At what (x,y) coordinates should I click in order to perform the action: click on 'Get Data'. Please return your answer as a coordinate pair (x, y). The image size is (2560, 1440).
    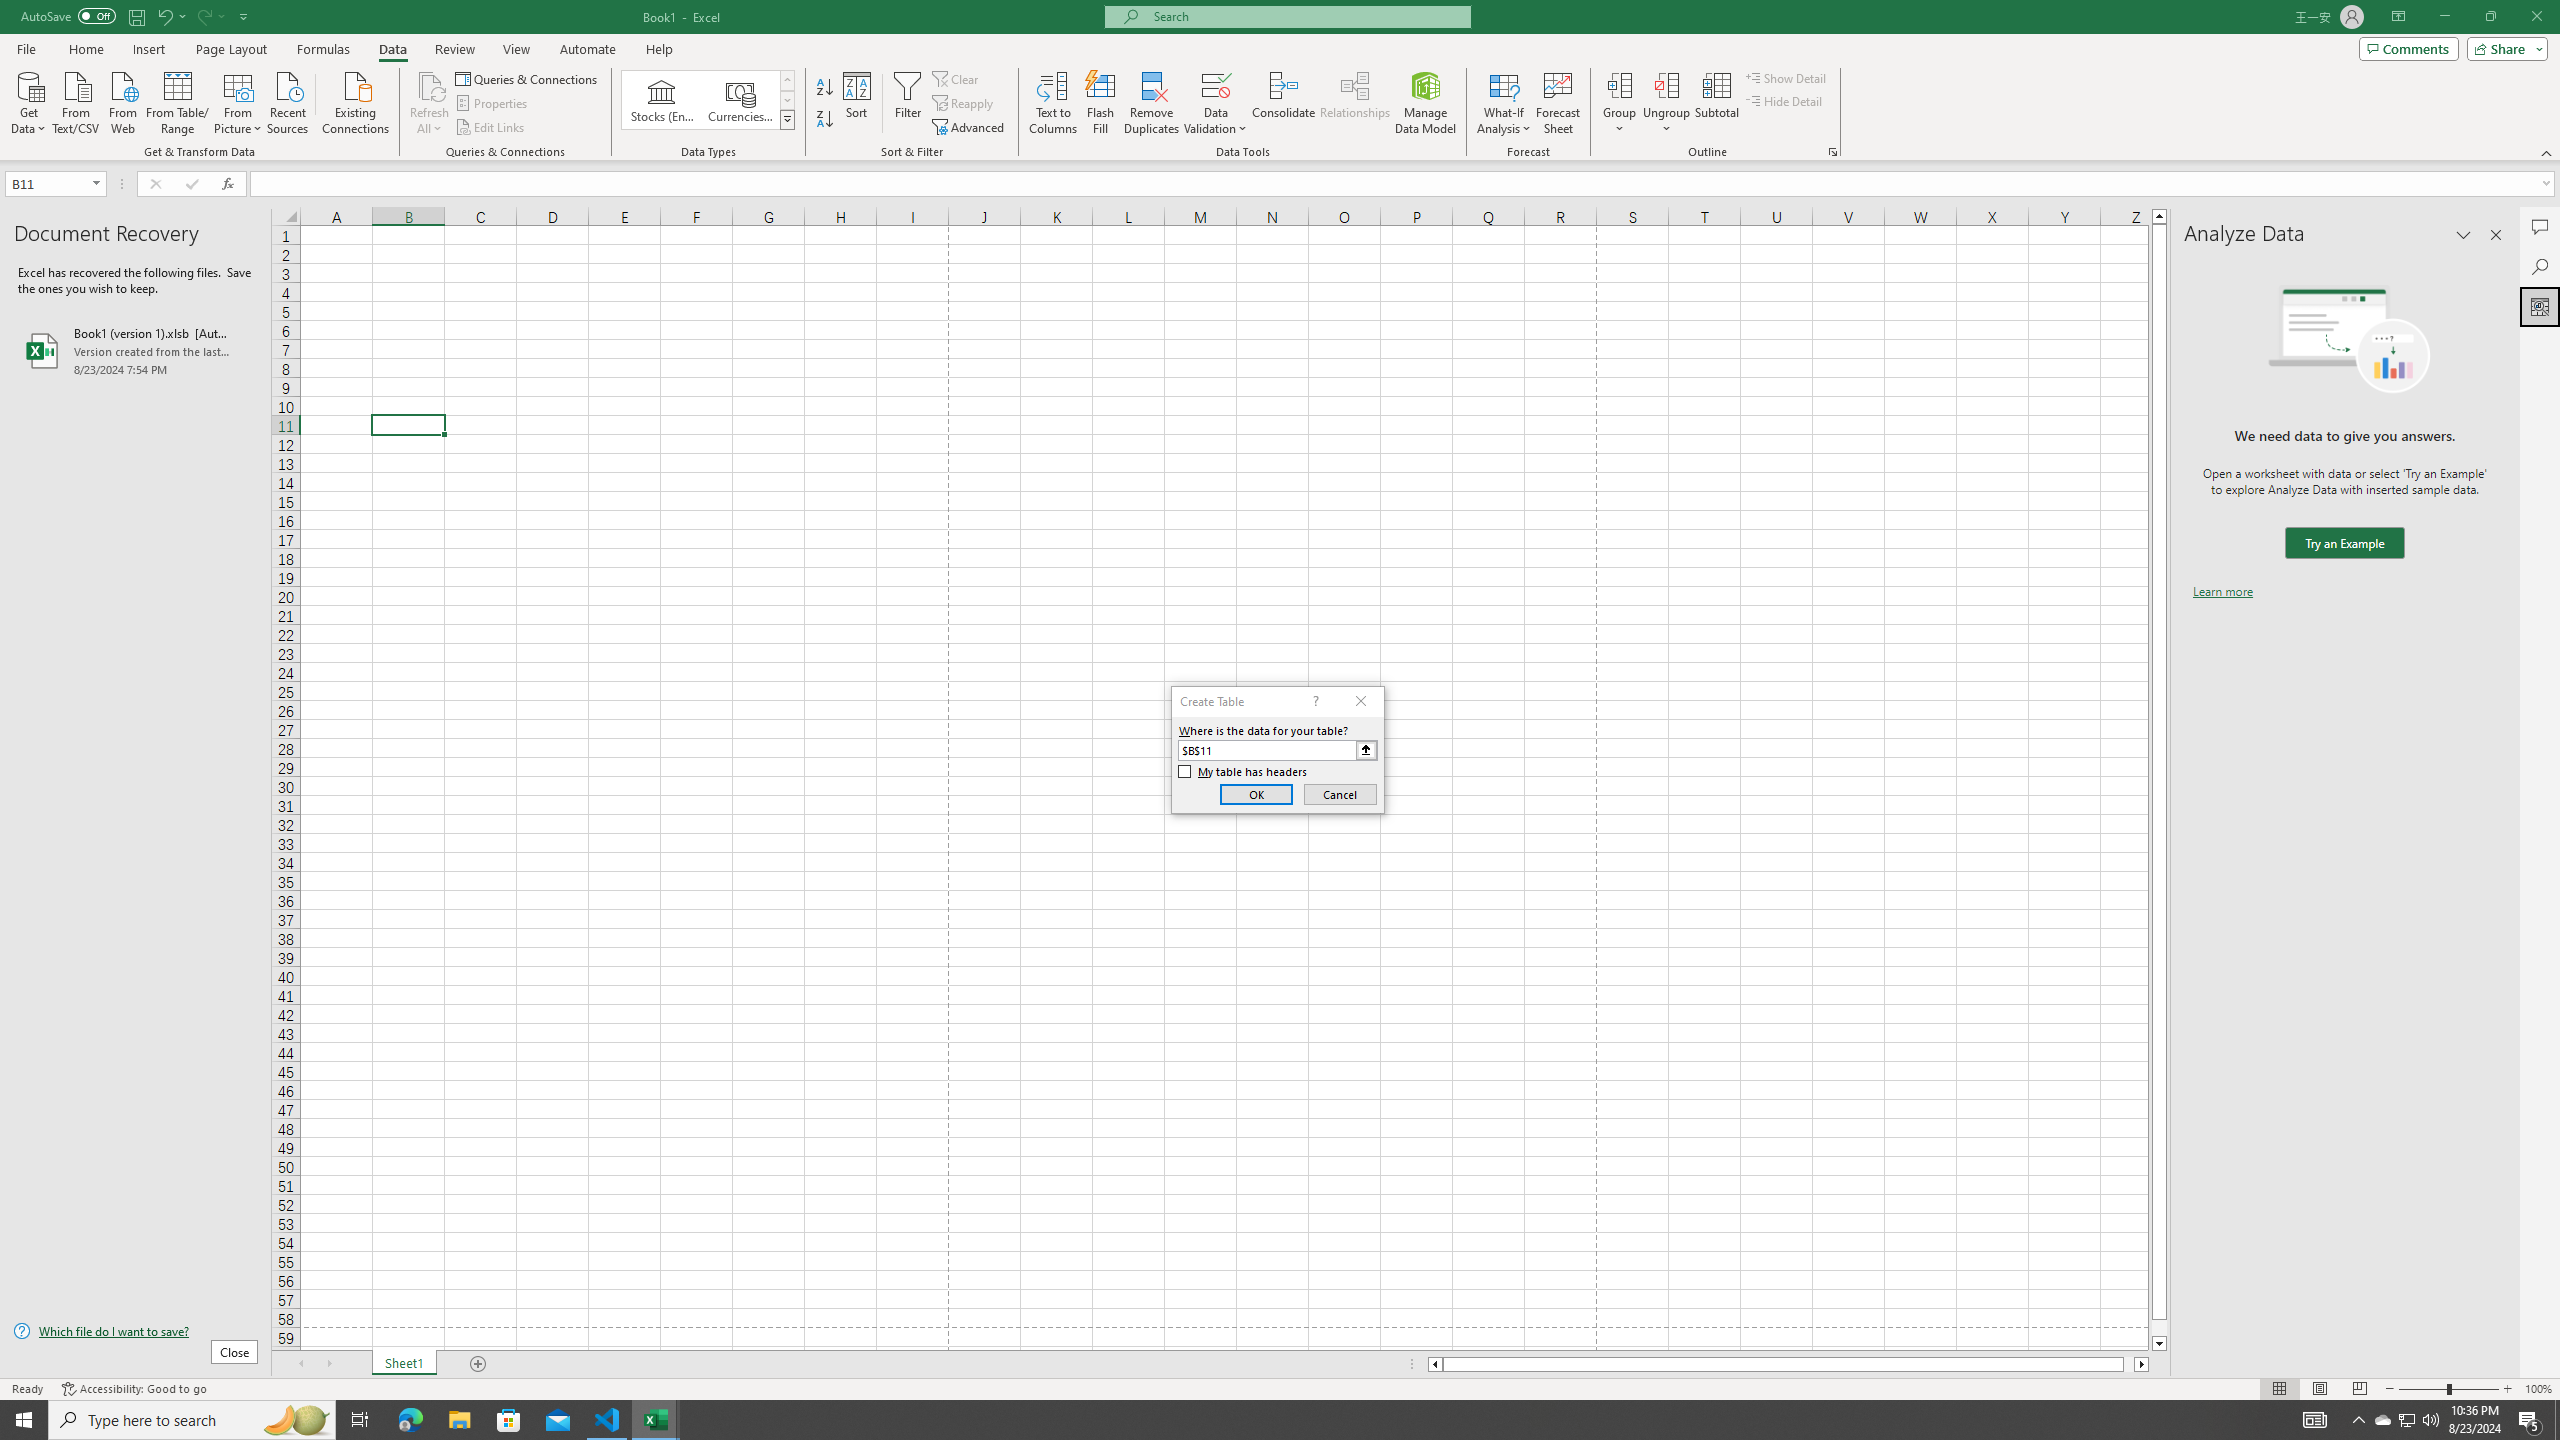
    Looking at the image, I should click on (28, 100).